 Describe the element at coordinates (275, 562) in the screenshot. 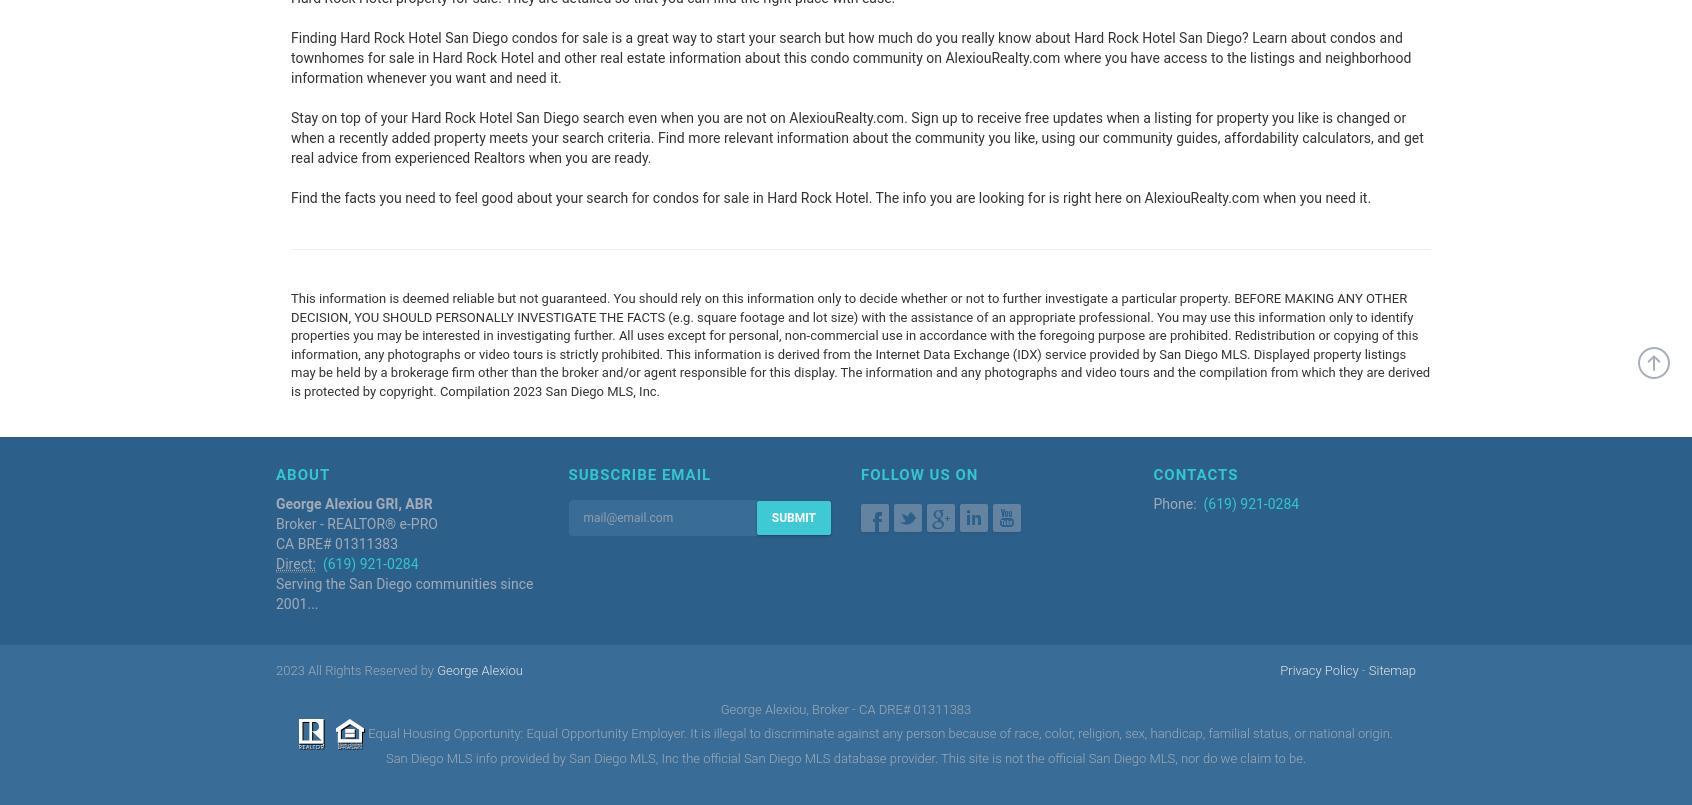

I see `'Direct:'` at that location.